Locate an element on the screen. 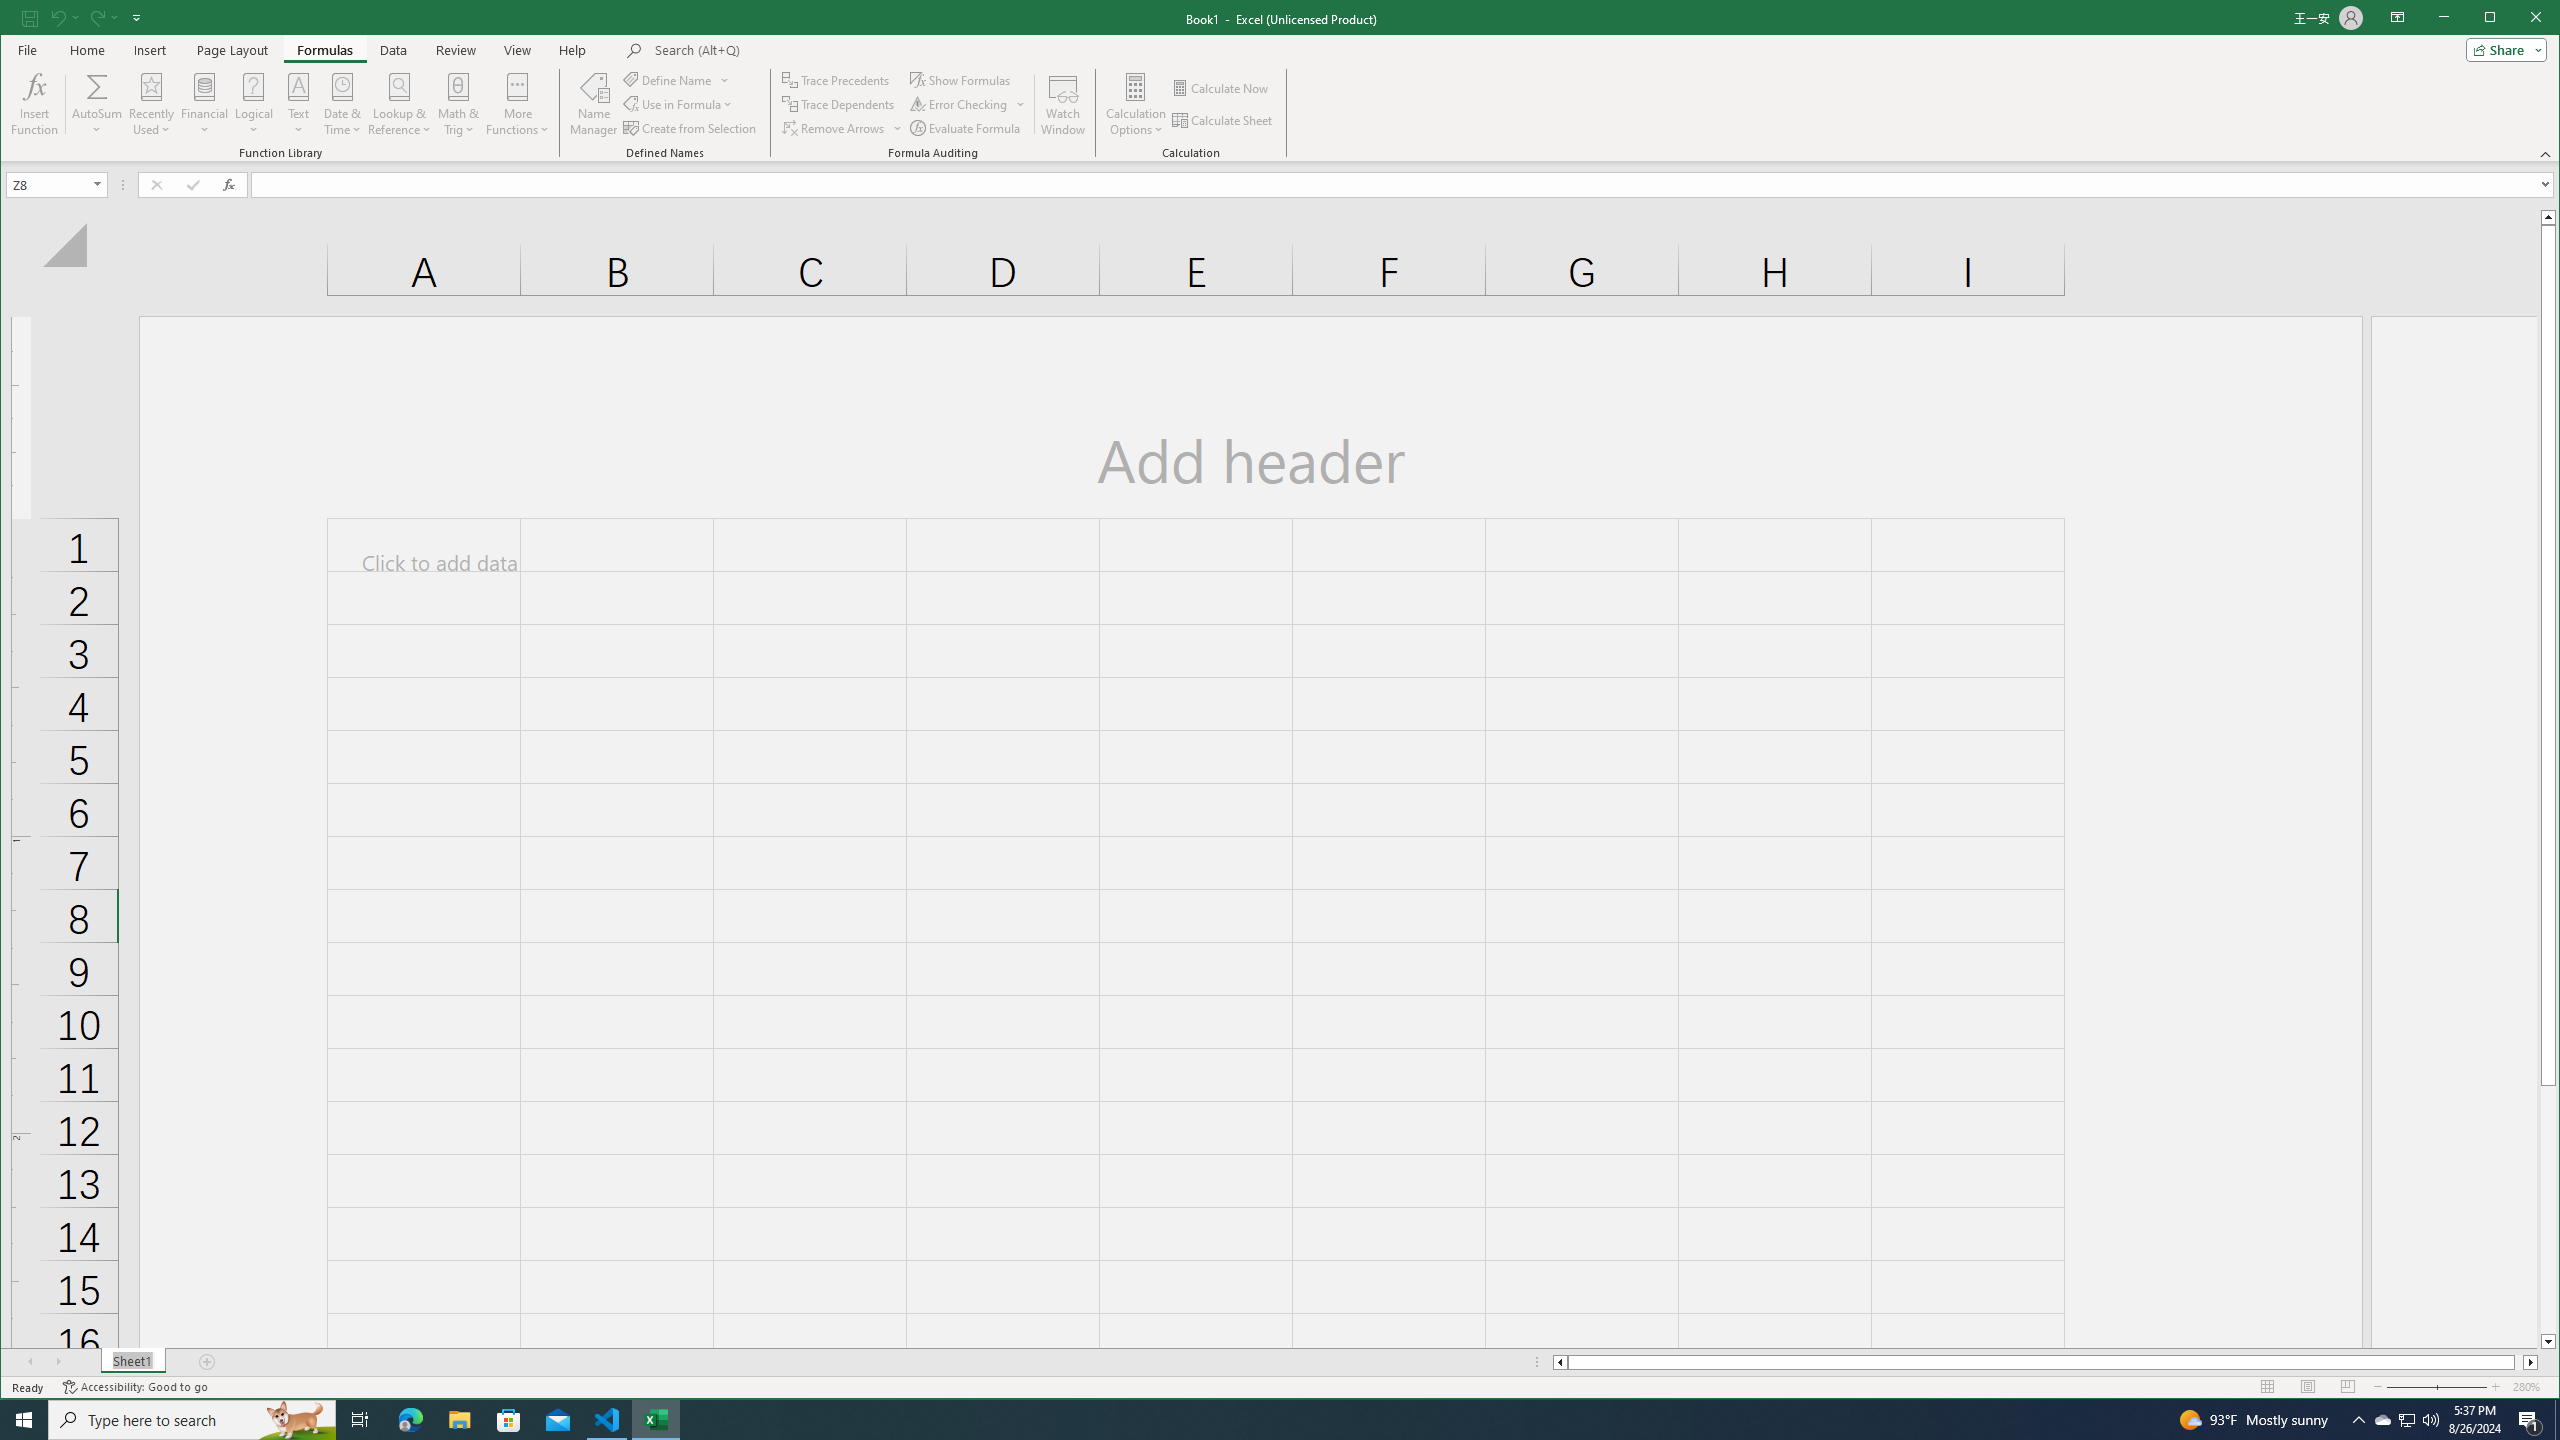 The image size is (2560, 1440). 'Maximize' is located at coordinates (2519, 19).